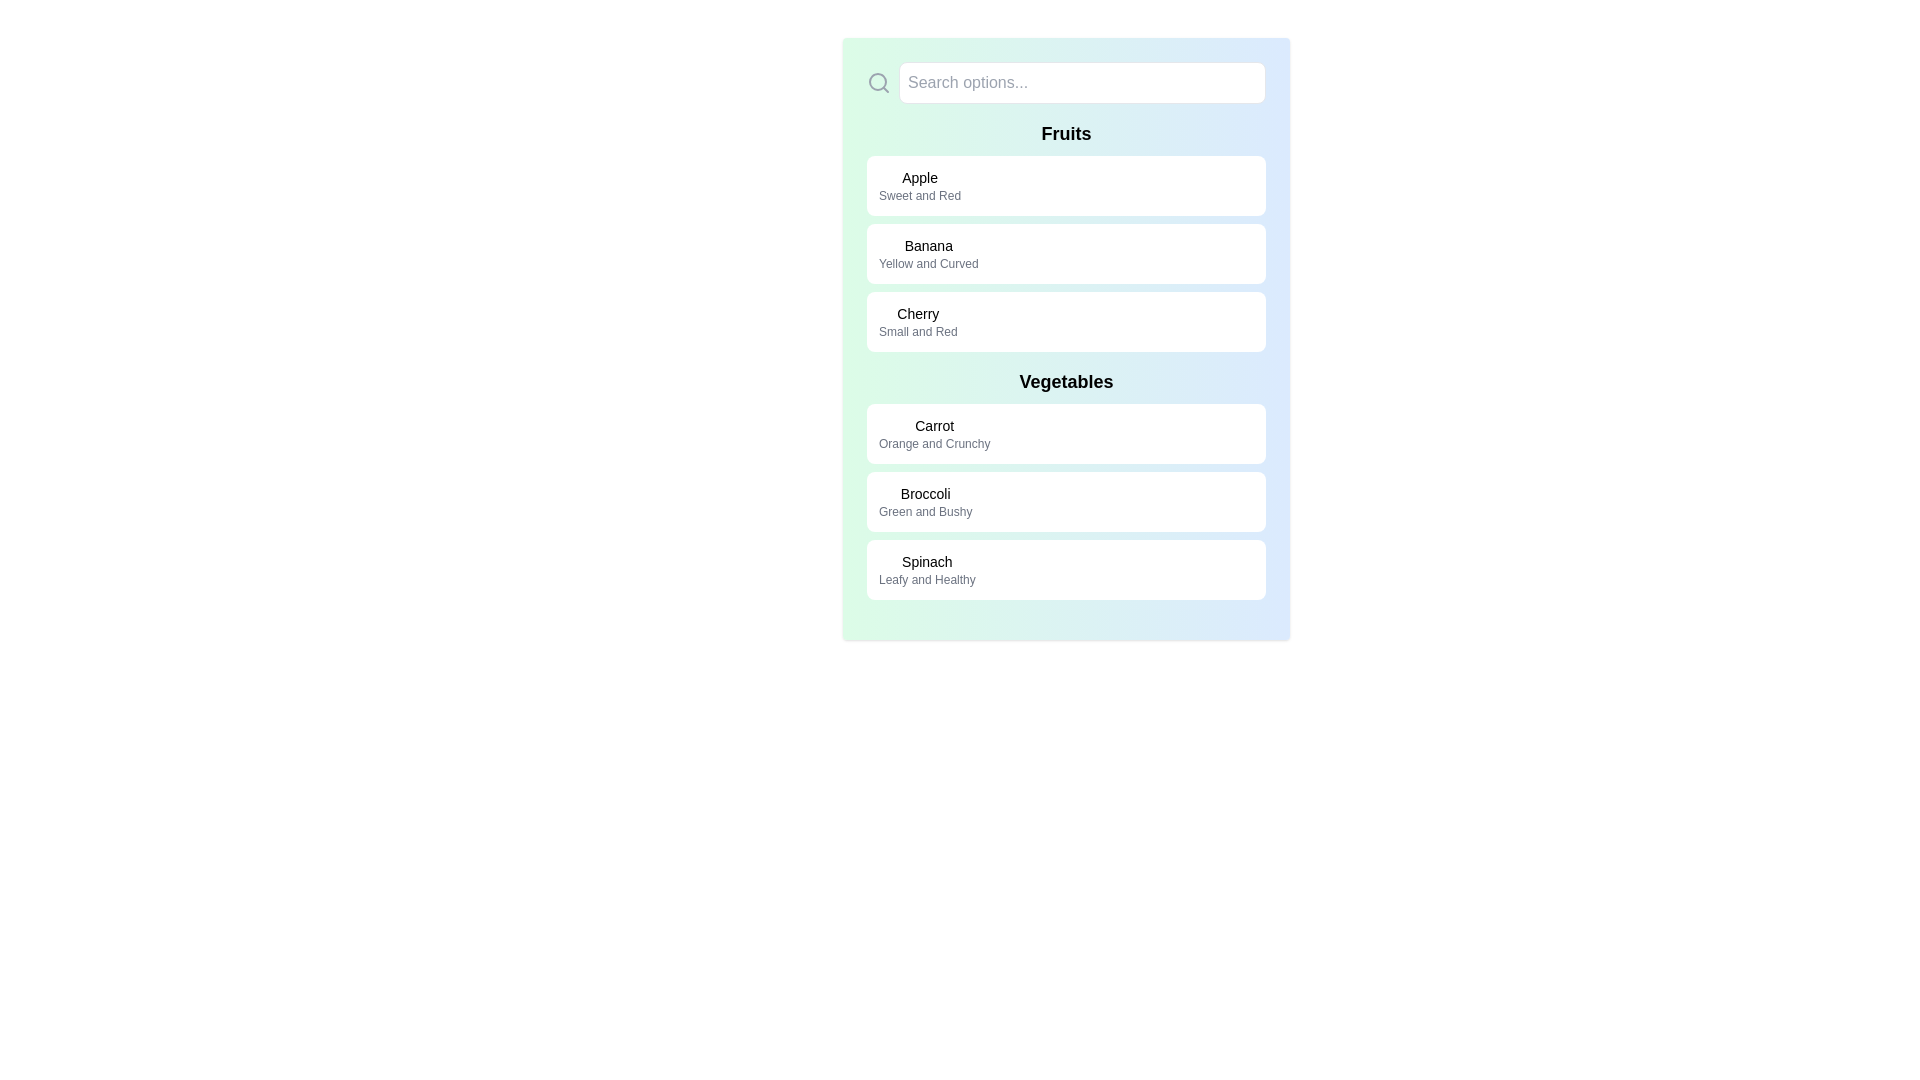 The image size is (1920, 1080). What do you see at coordinates (933, 433) in the screenshot?
I see `the text label for 'Carrot' that provides the description 'Orange and Crunchy'` at bounding box center [933, 433].